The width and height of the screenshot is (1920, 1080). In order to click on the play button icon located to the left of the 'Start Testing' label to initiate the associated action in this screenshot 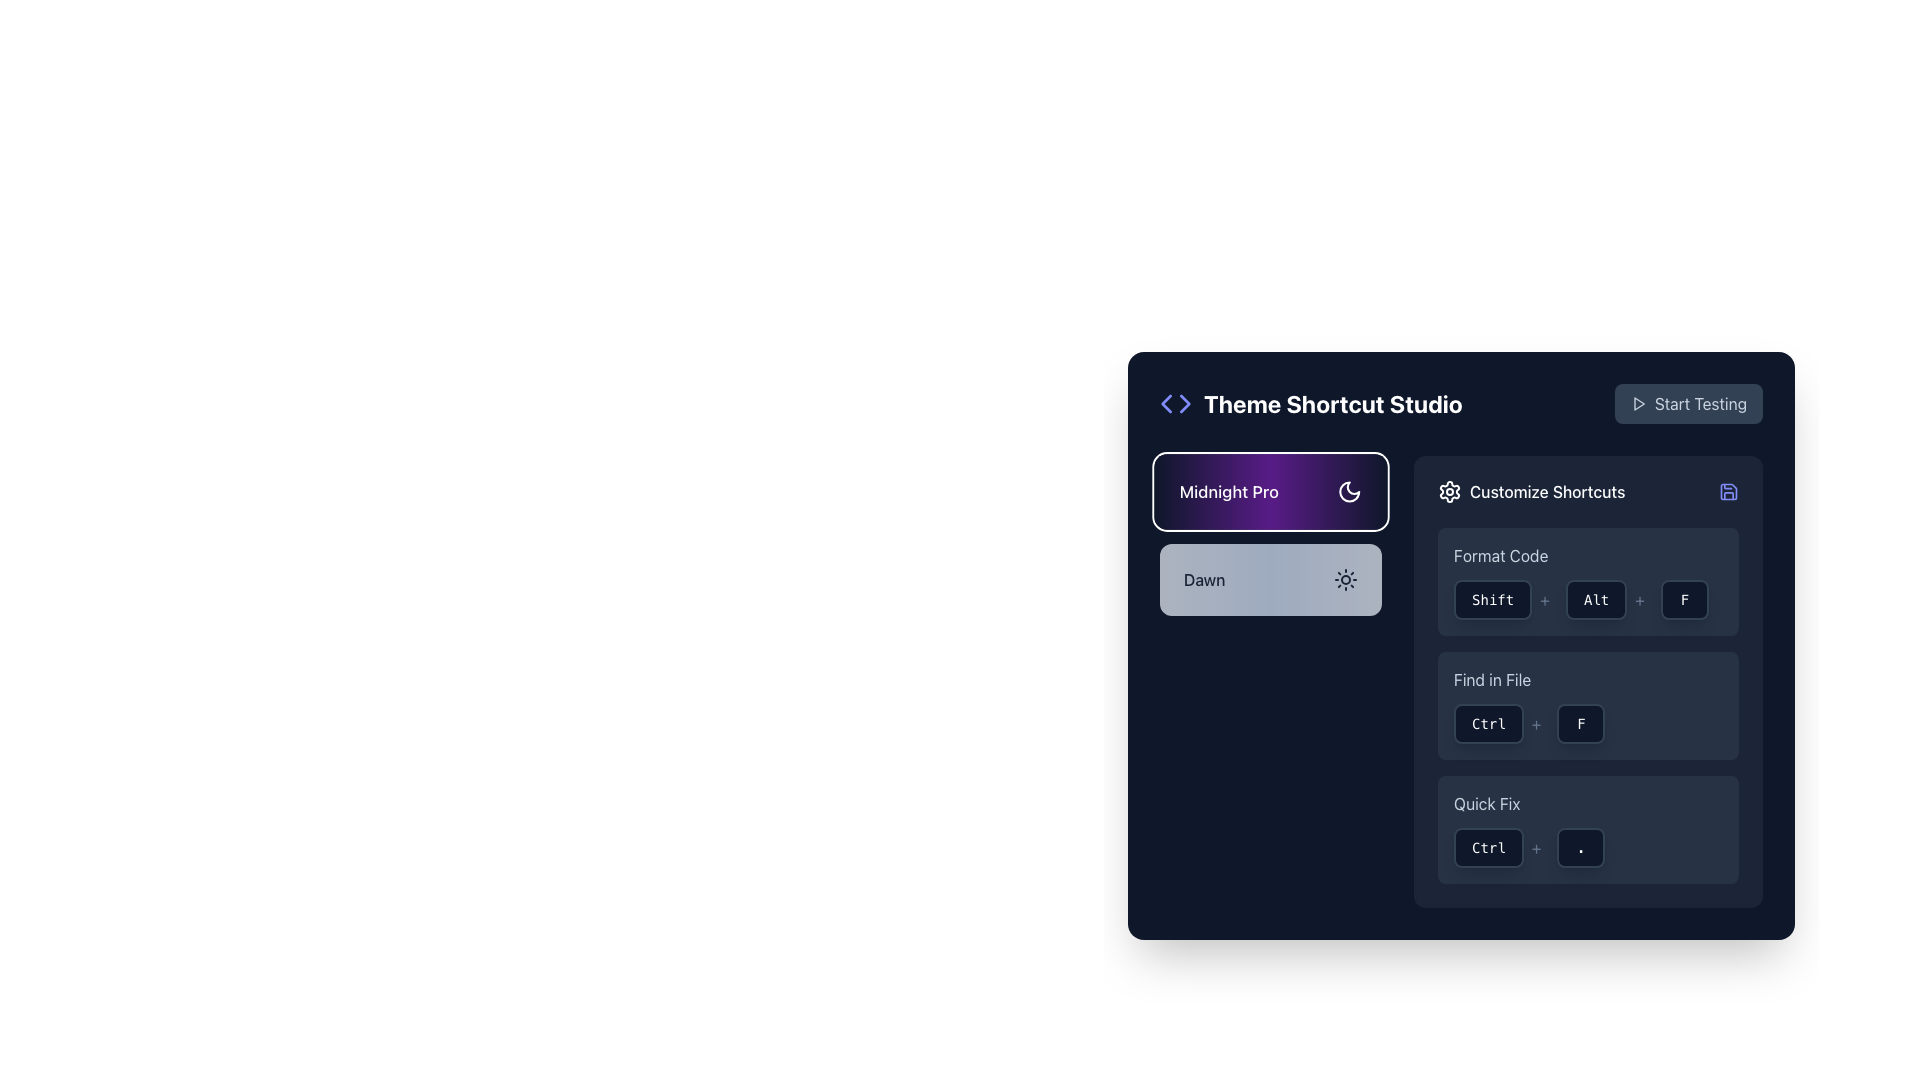, I will do `click(1638, 404)`.